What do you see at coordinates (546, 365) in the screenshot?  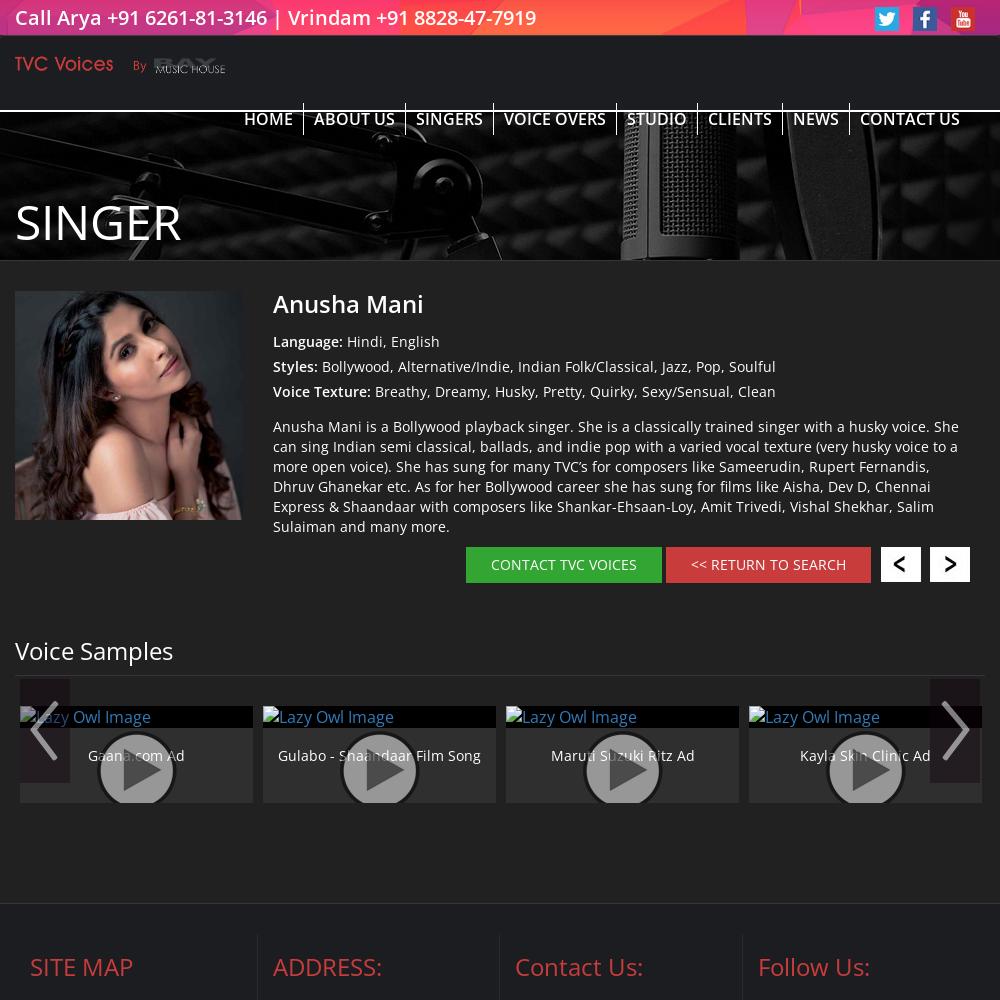 I see `'Bollywood, Alternative/Indie, Indian Folk/Classical, Jazz, Pop, Soulful'` at bounding box center [546, 365].